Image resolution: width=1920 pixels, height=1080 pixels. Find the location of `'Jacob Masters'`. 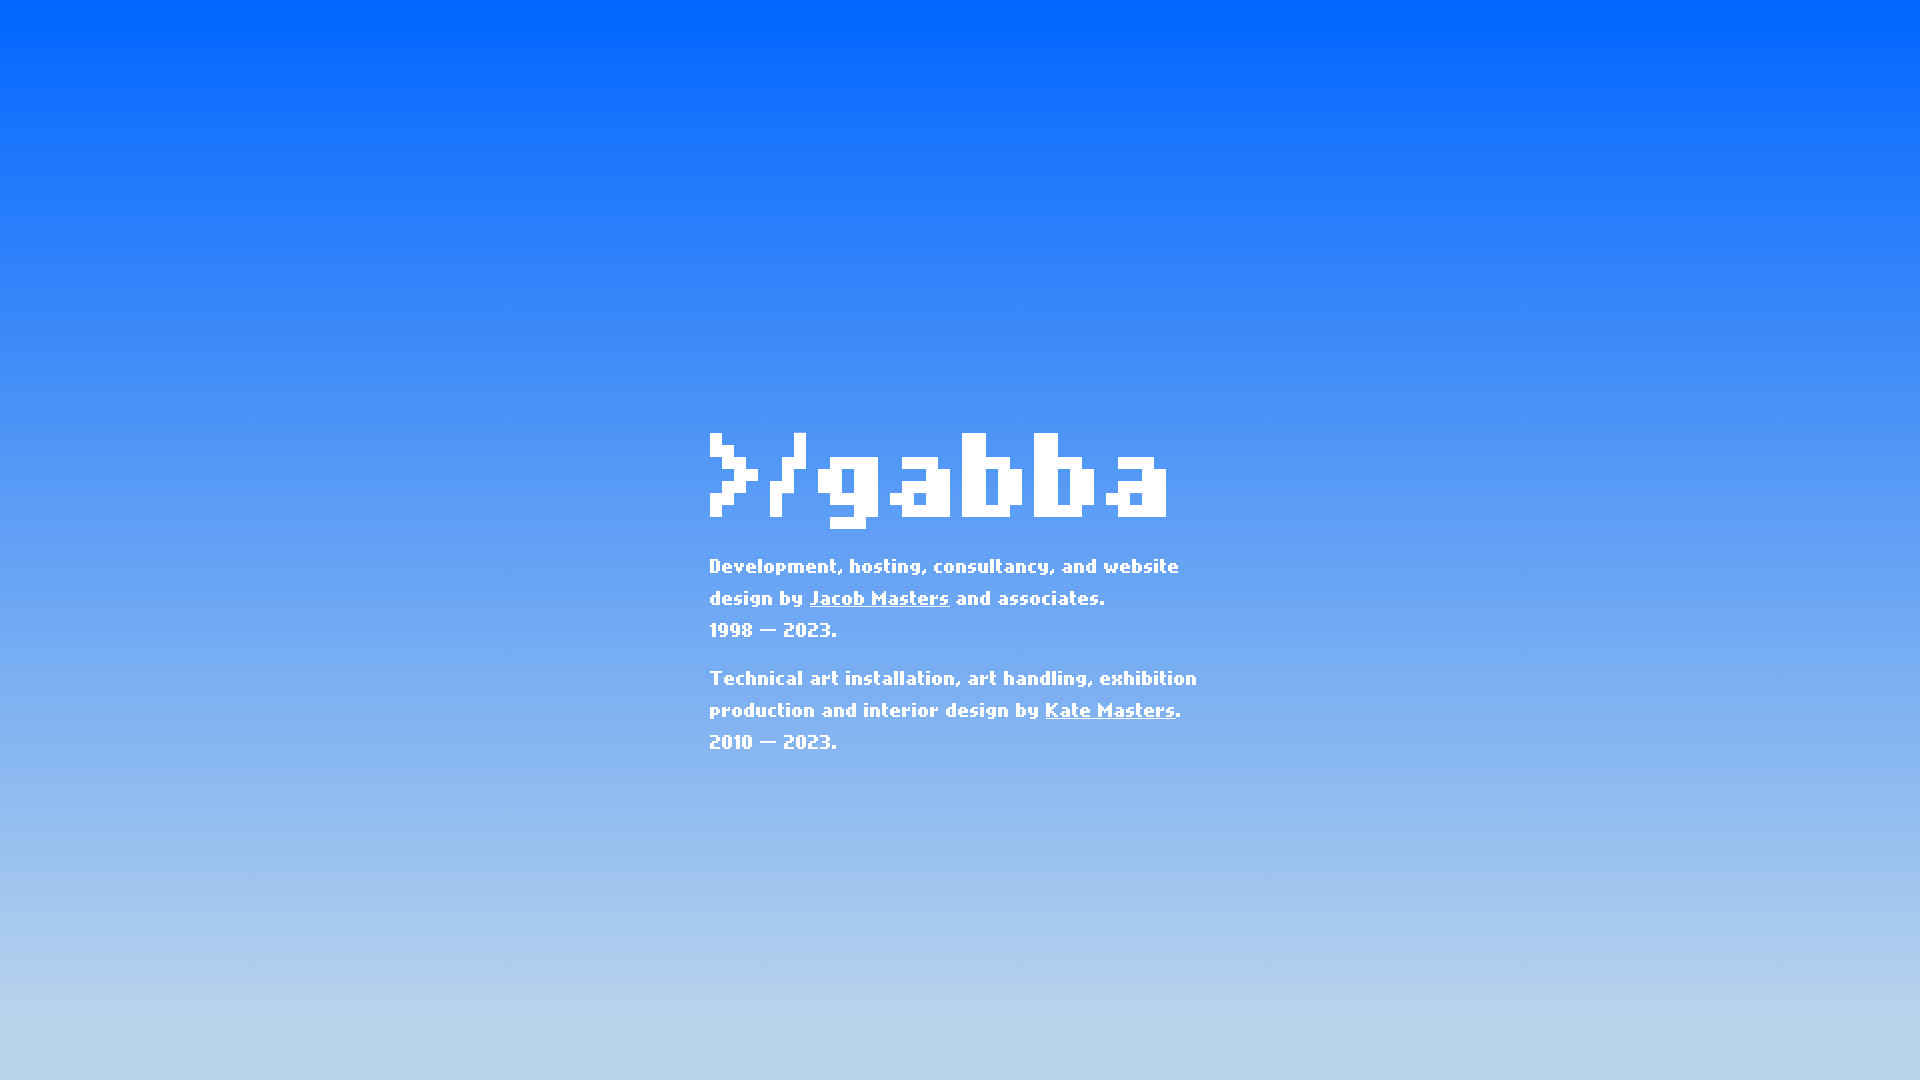

'Jacob Masters' is located at coordinates (879, 599).